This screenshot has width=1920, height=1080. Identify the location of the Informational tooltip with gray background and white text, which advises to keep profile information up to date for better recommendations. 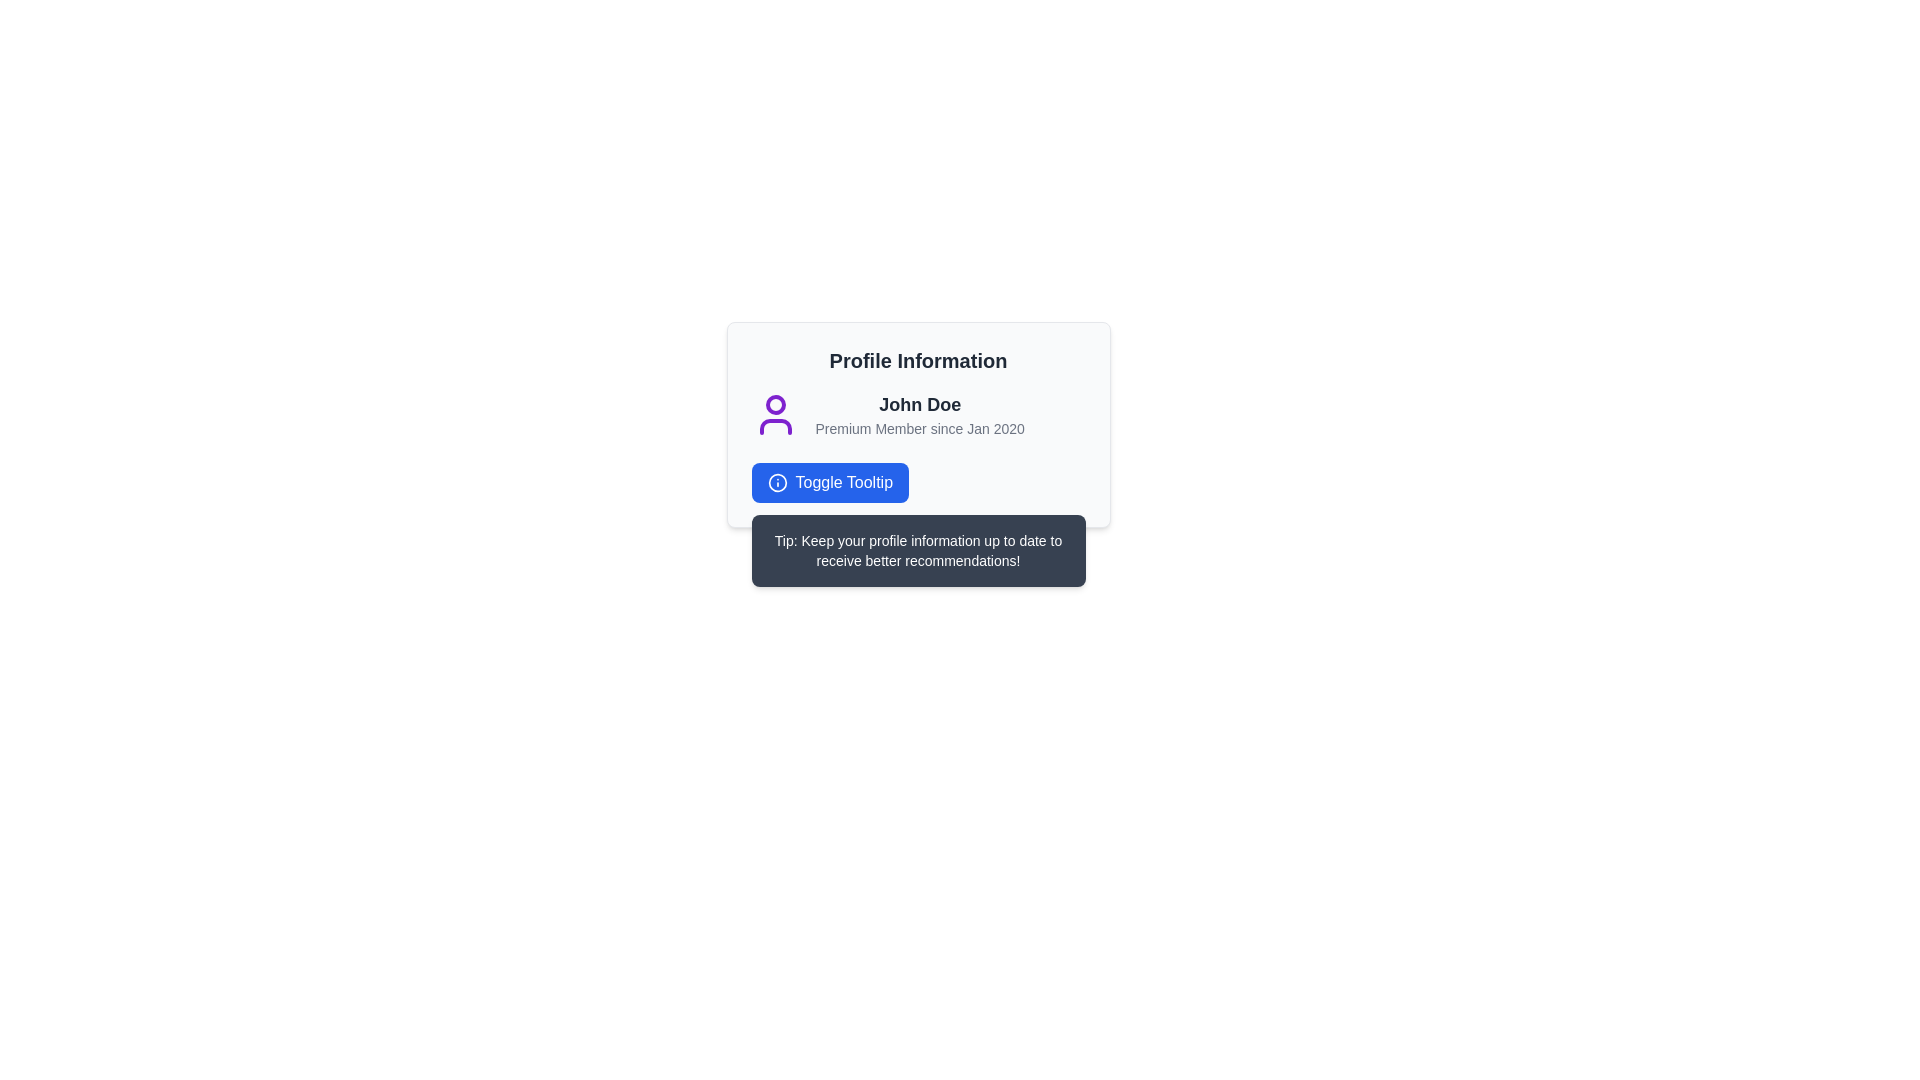
(917, 551).